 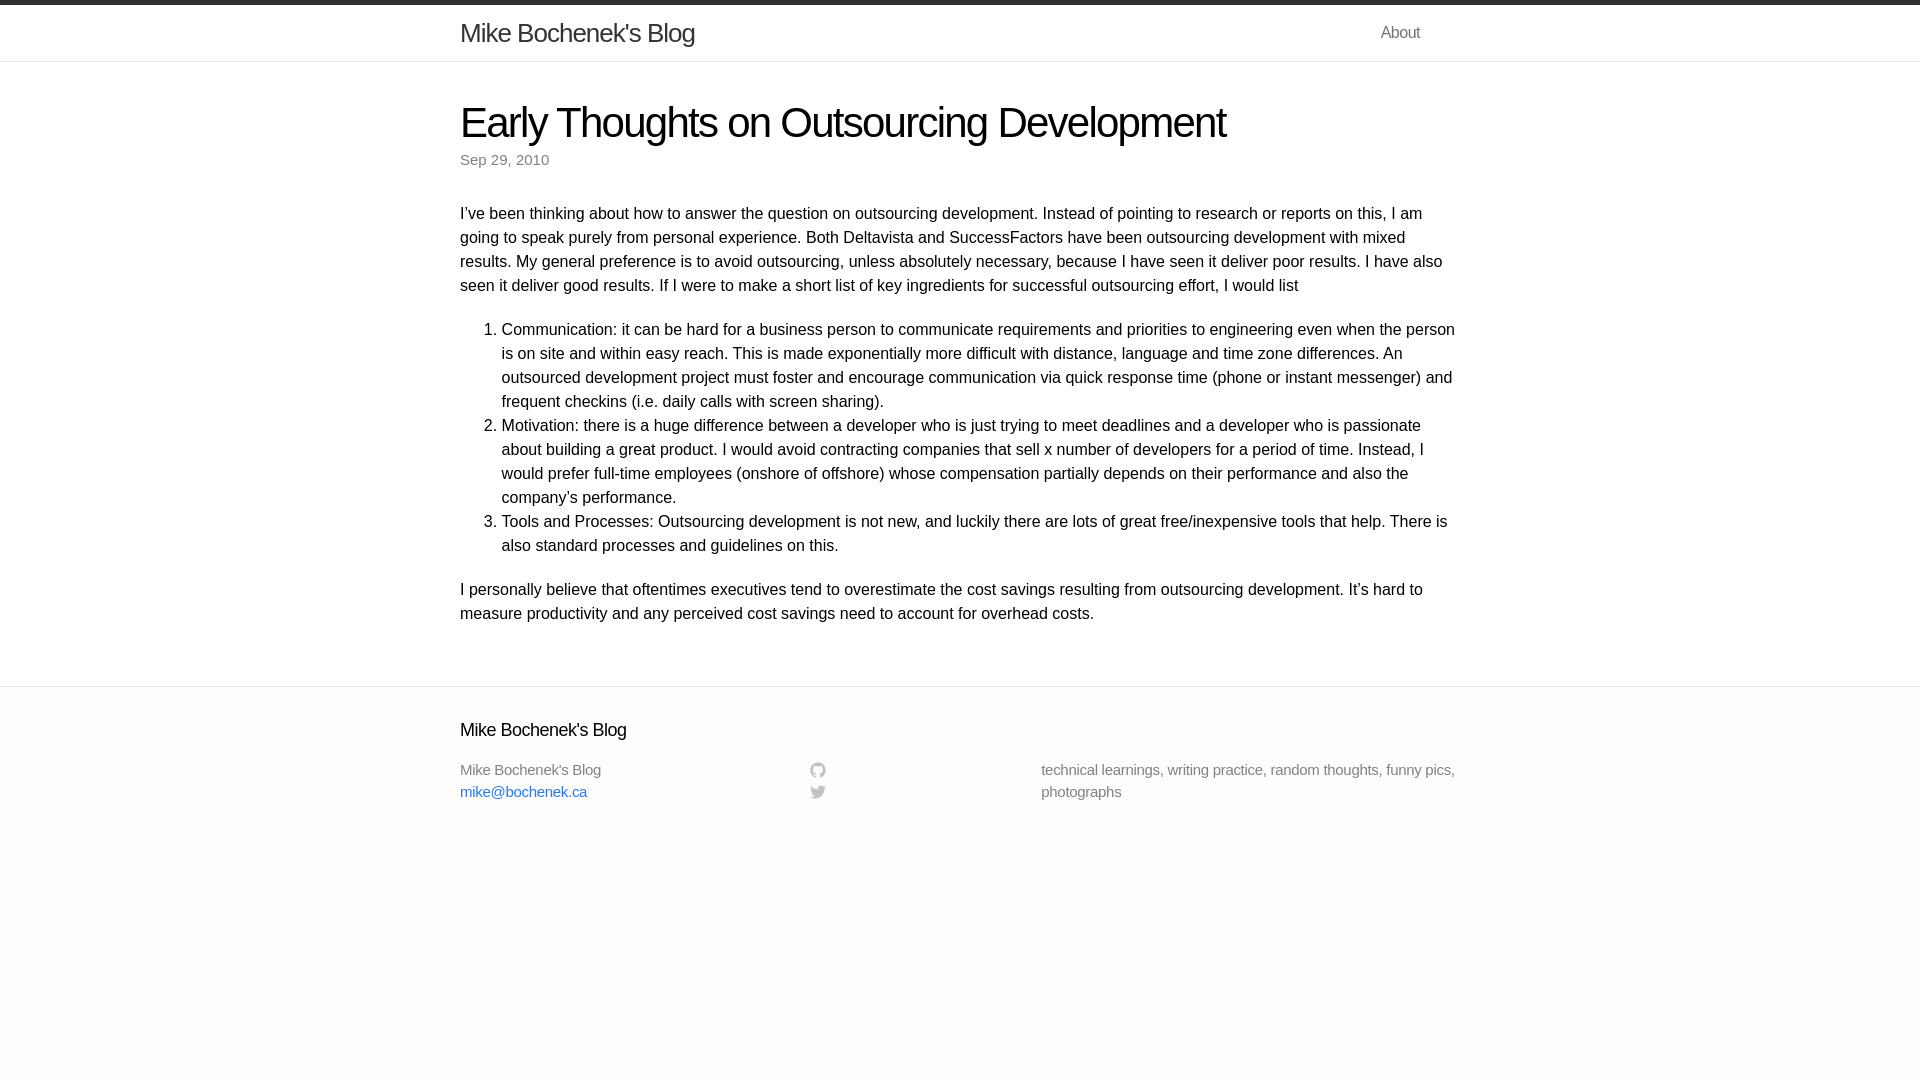 I want to click on 'mike@bochenek.ca', so click(x=459, y=790).